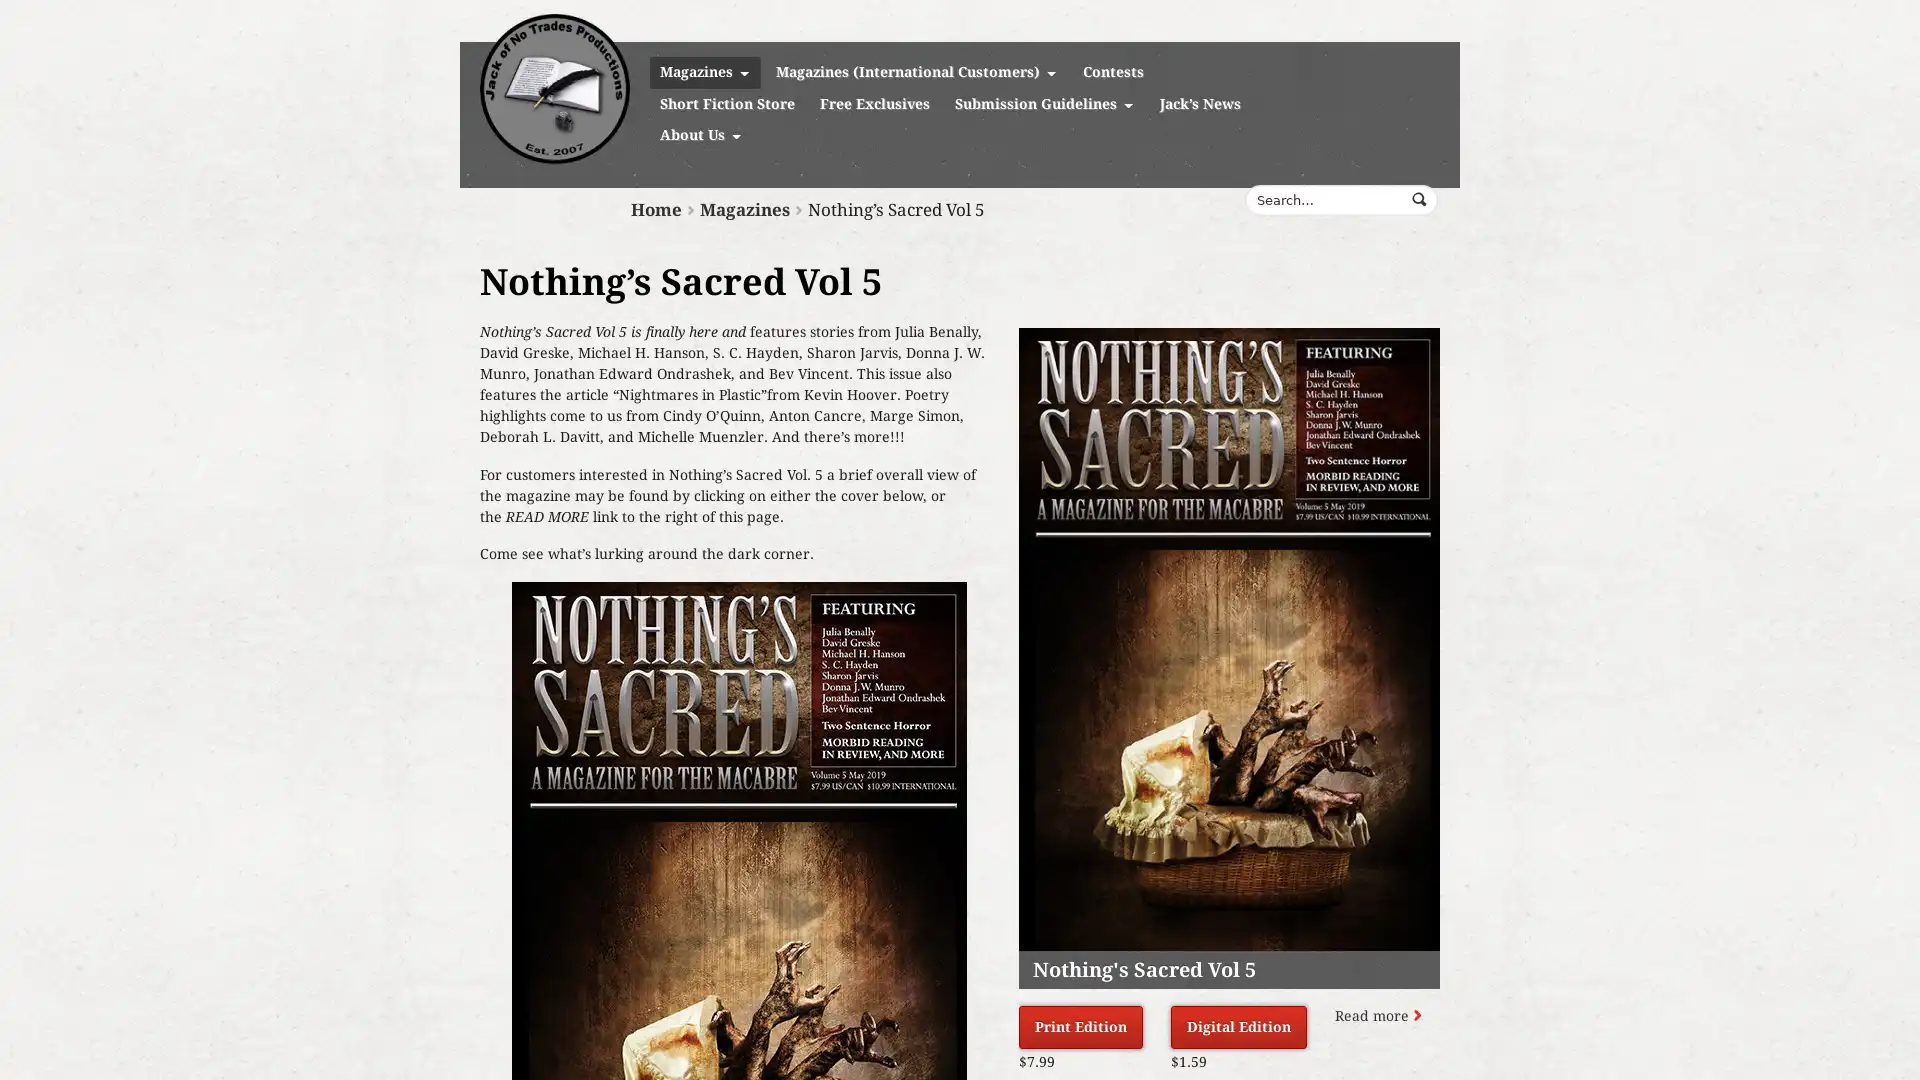 The image size is (1920, 1080). What do you see at coordinates (1419, 199) in the screenshot?
I see `Submit` at bounding box center [1419, 199].